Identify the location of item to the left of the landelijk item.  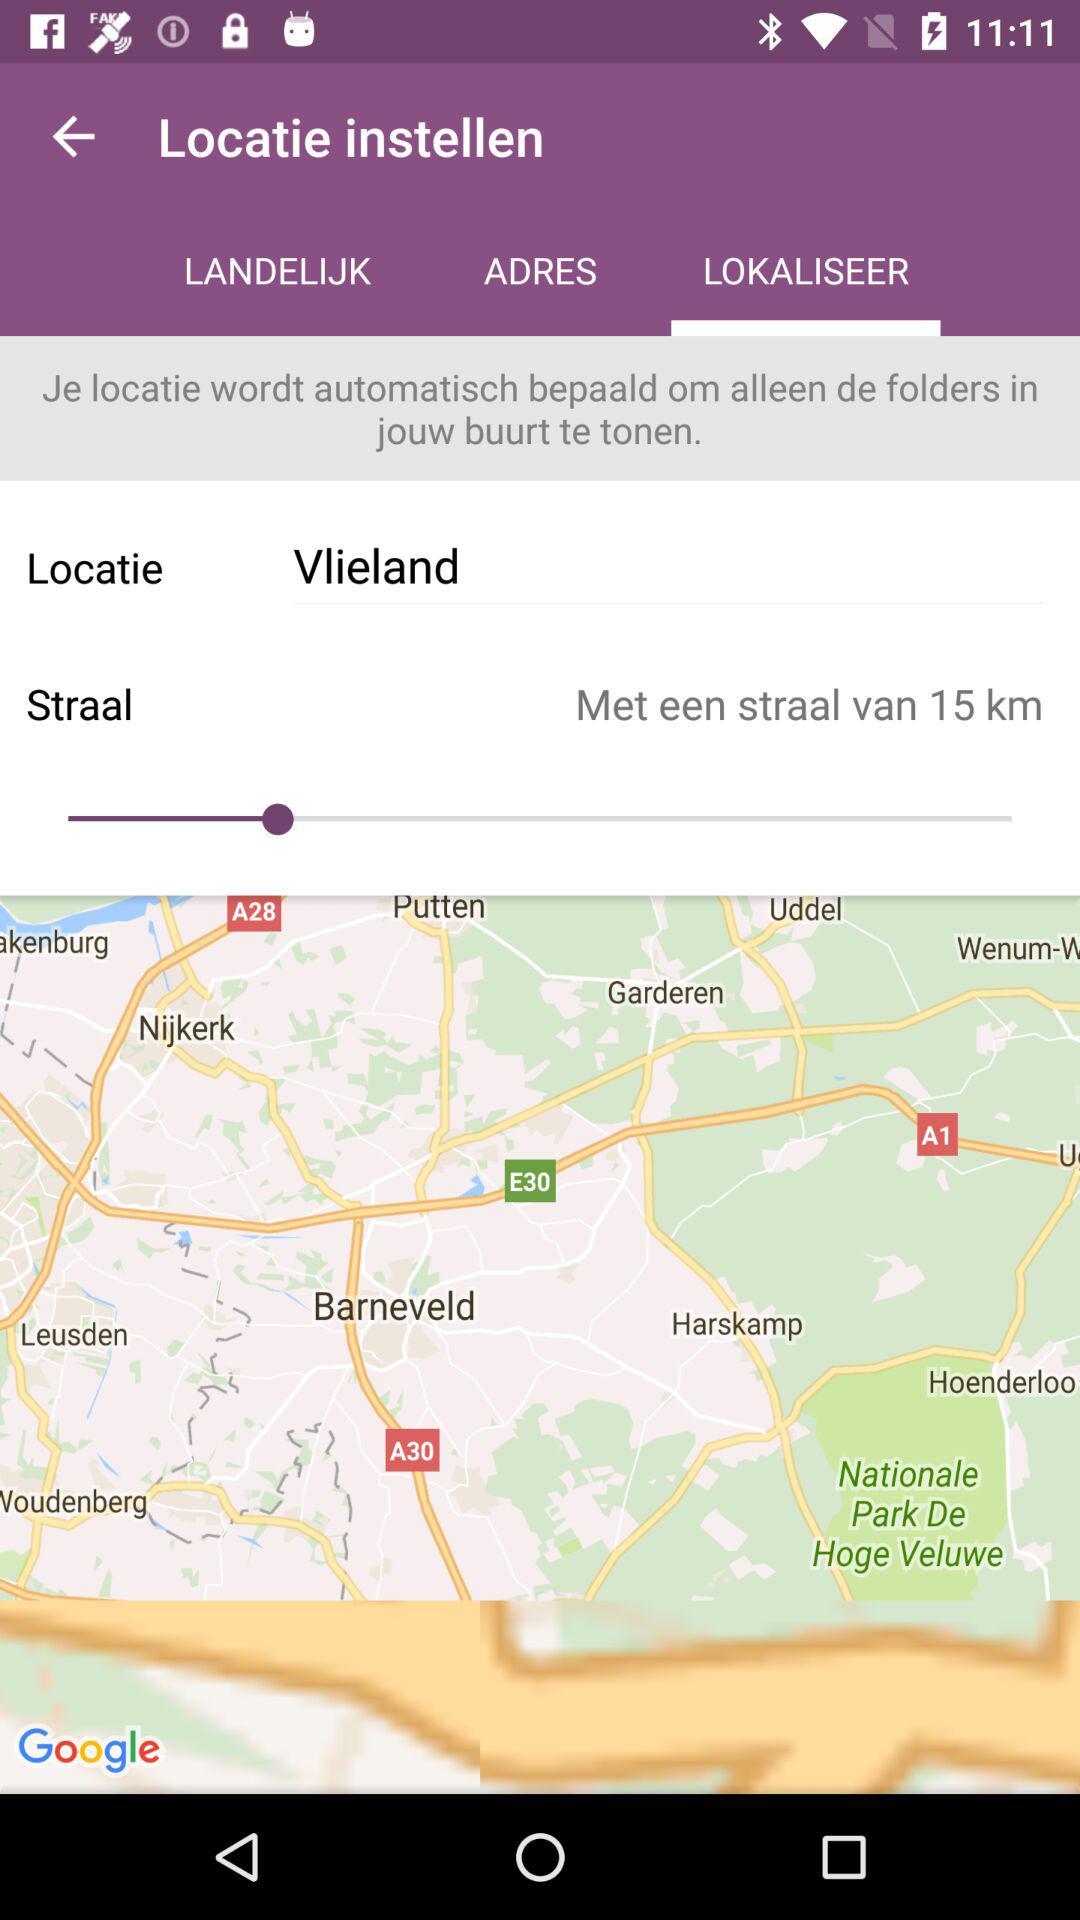
(72, 135).